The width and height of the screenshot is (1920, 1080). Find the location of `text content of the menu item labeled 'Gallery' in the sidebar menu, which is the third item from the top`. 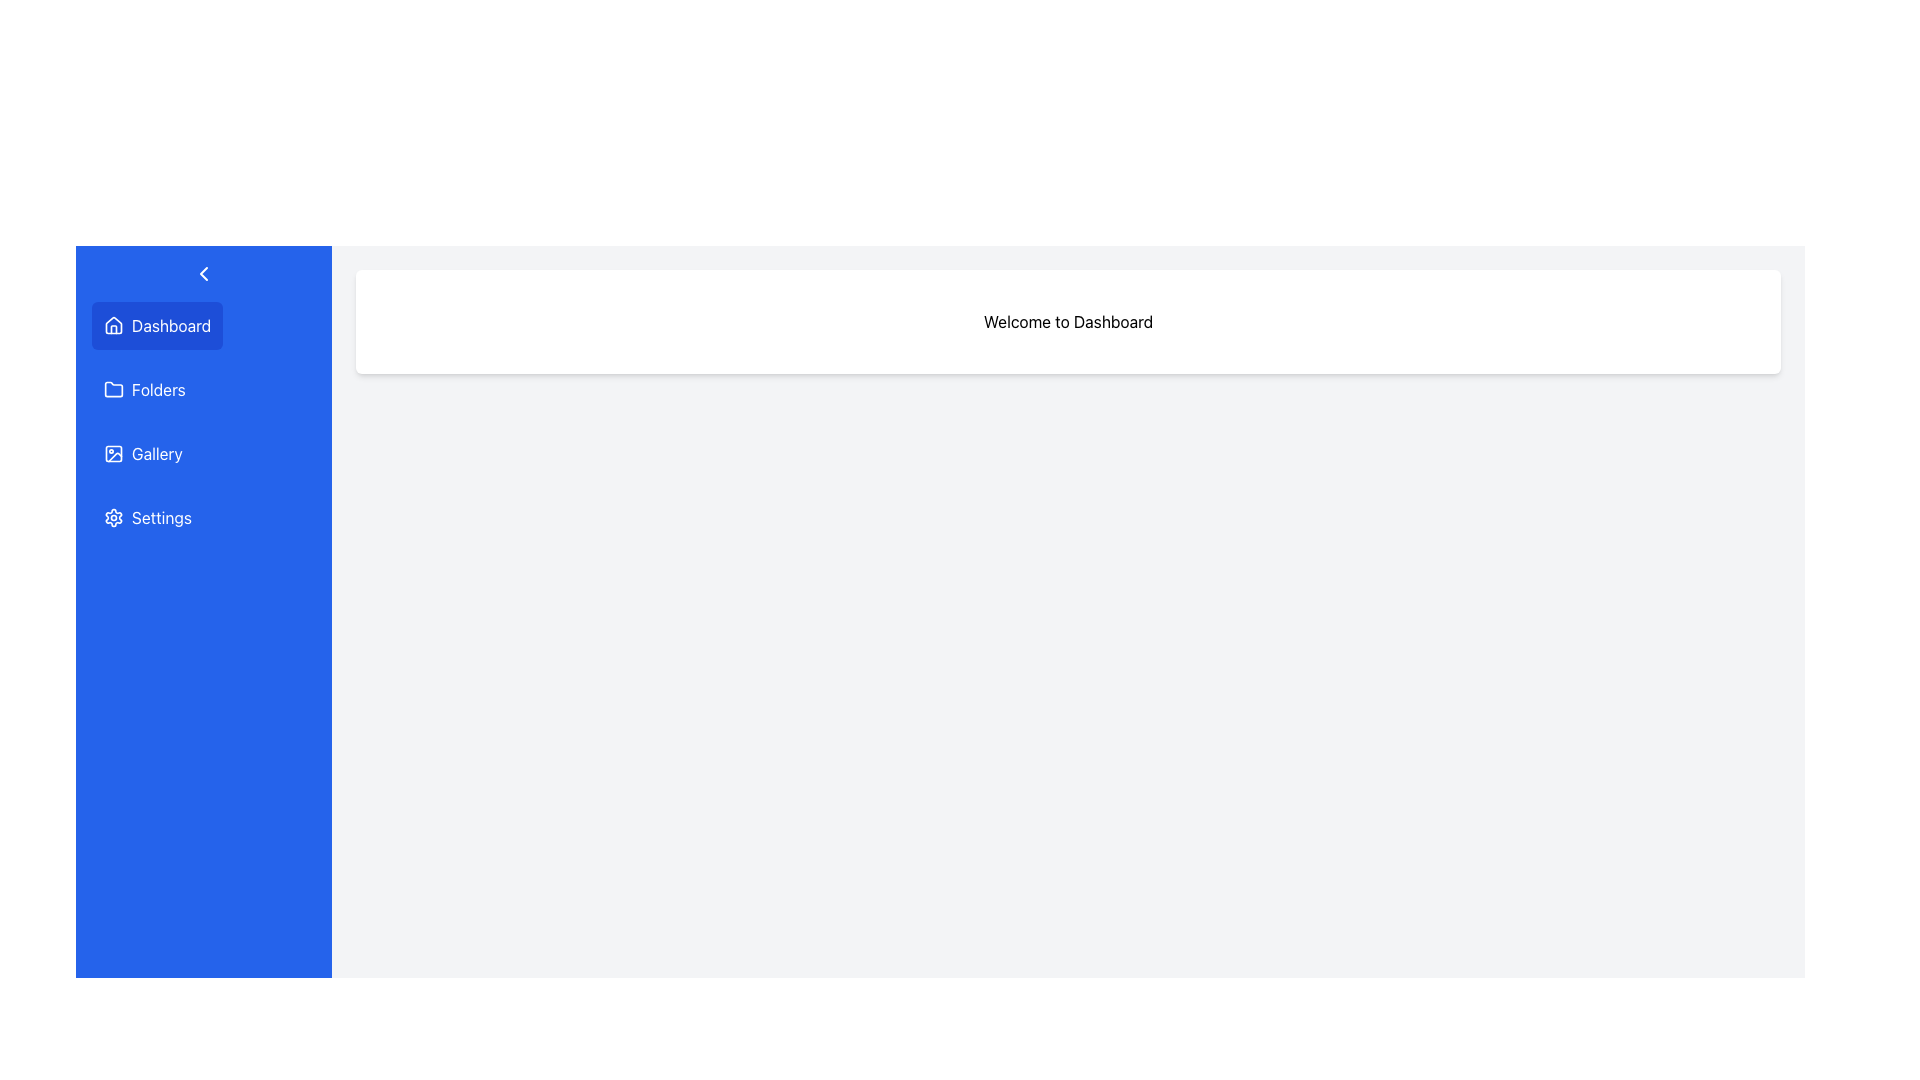

text content of the menu item labeled 'Gallery' in the sidebar menu, which is the third item from the top is located at coordinates (156, 454).